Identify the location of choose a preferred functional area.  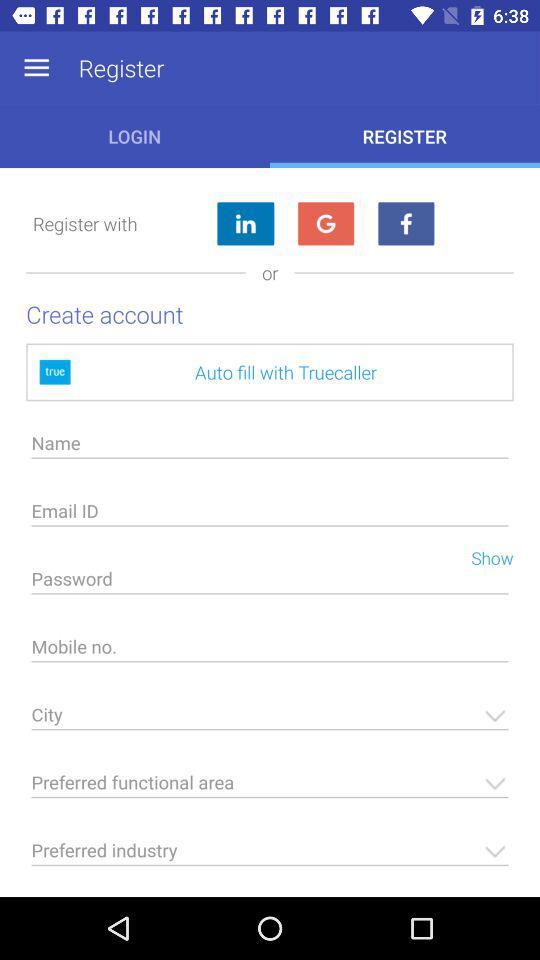
(270, 788).